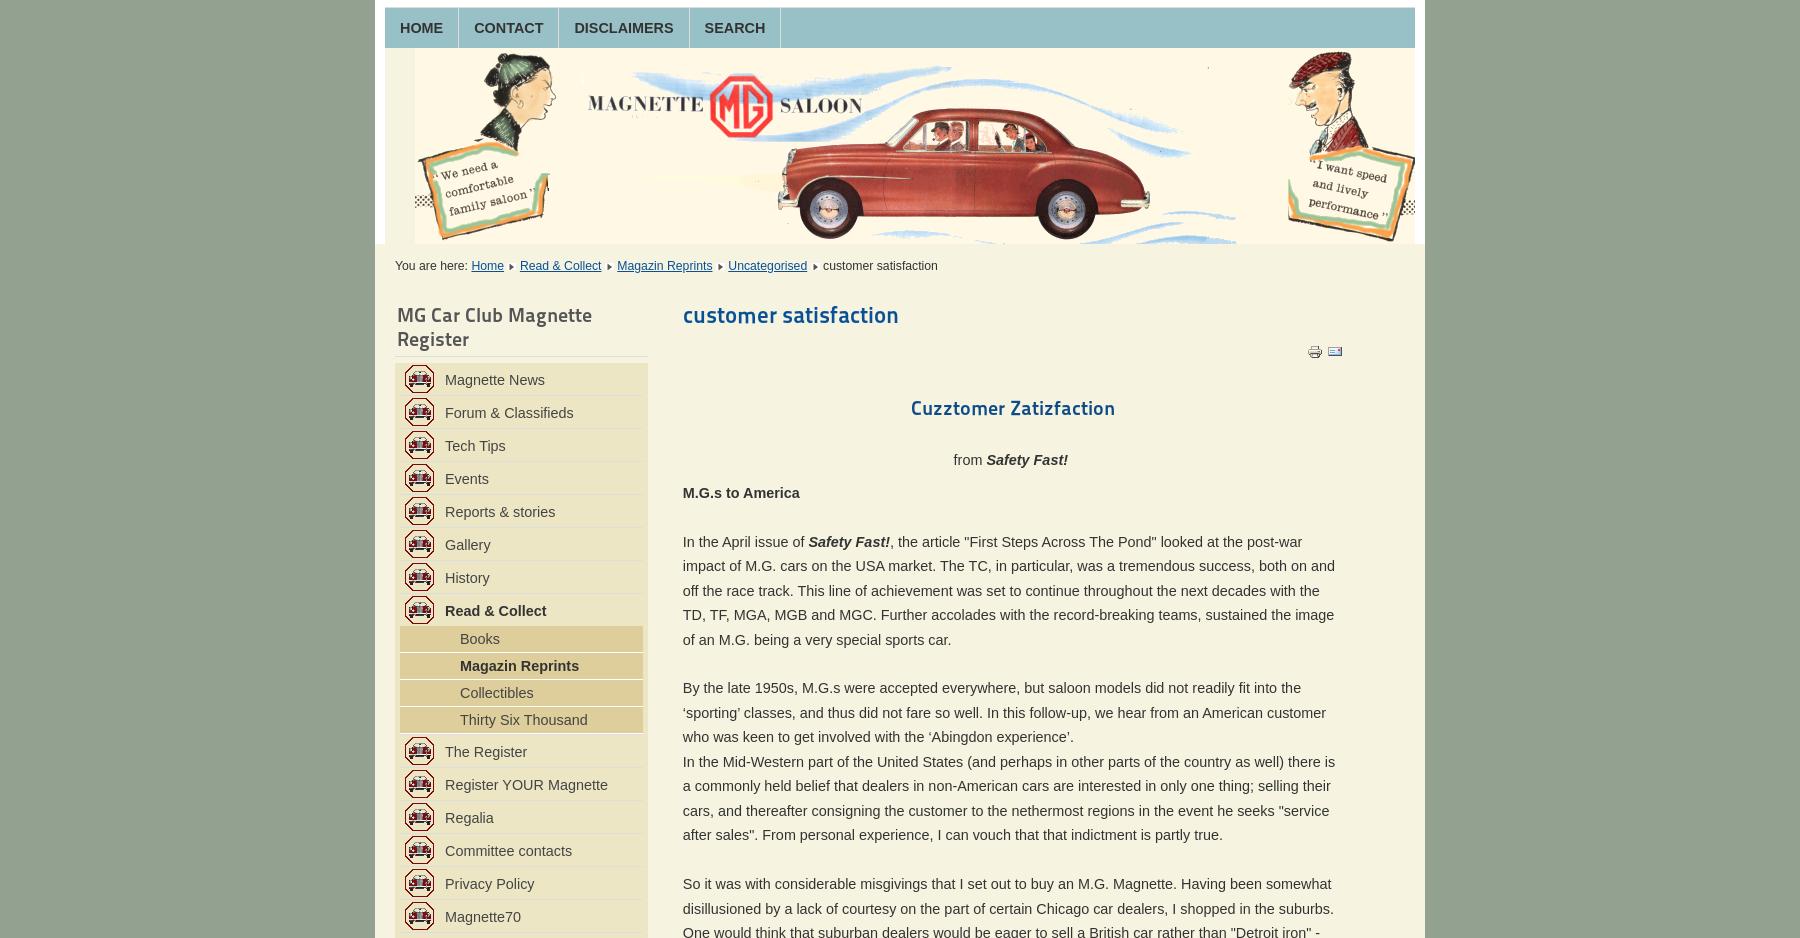 This screenshot has width=1800, height=938. What do you see at coordinates (522, 719) in the screenshot?
I see `'Thirty Six Thousand'` at bounding box center [522, 719].